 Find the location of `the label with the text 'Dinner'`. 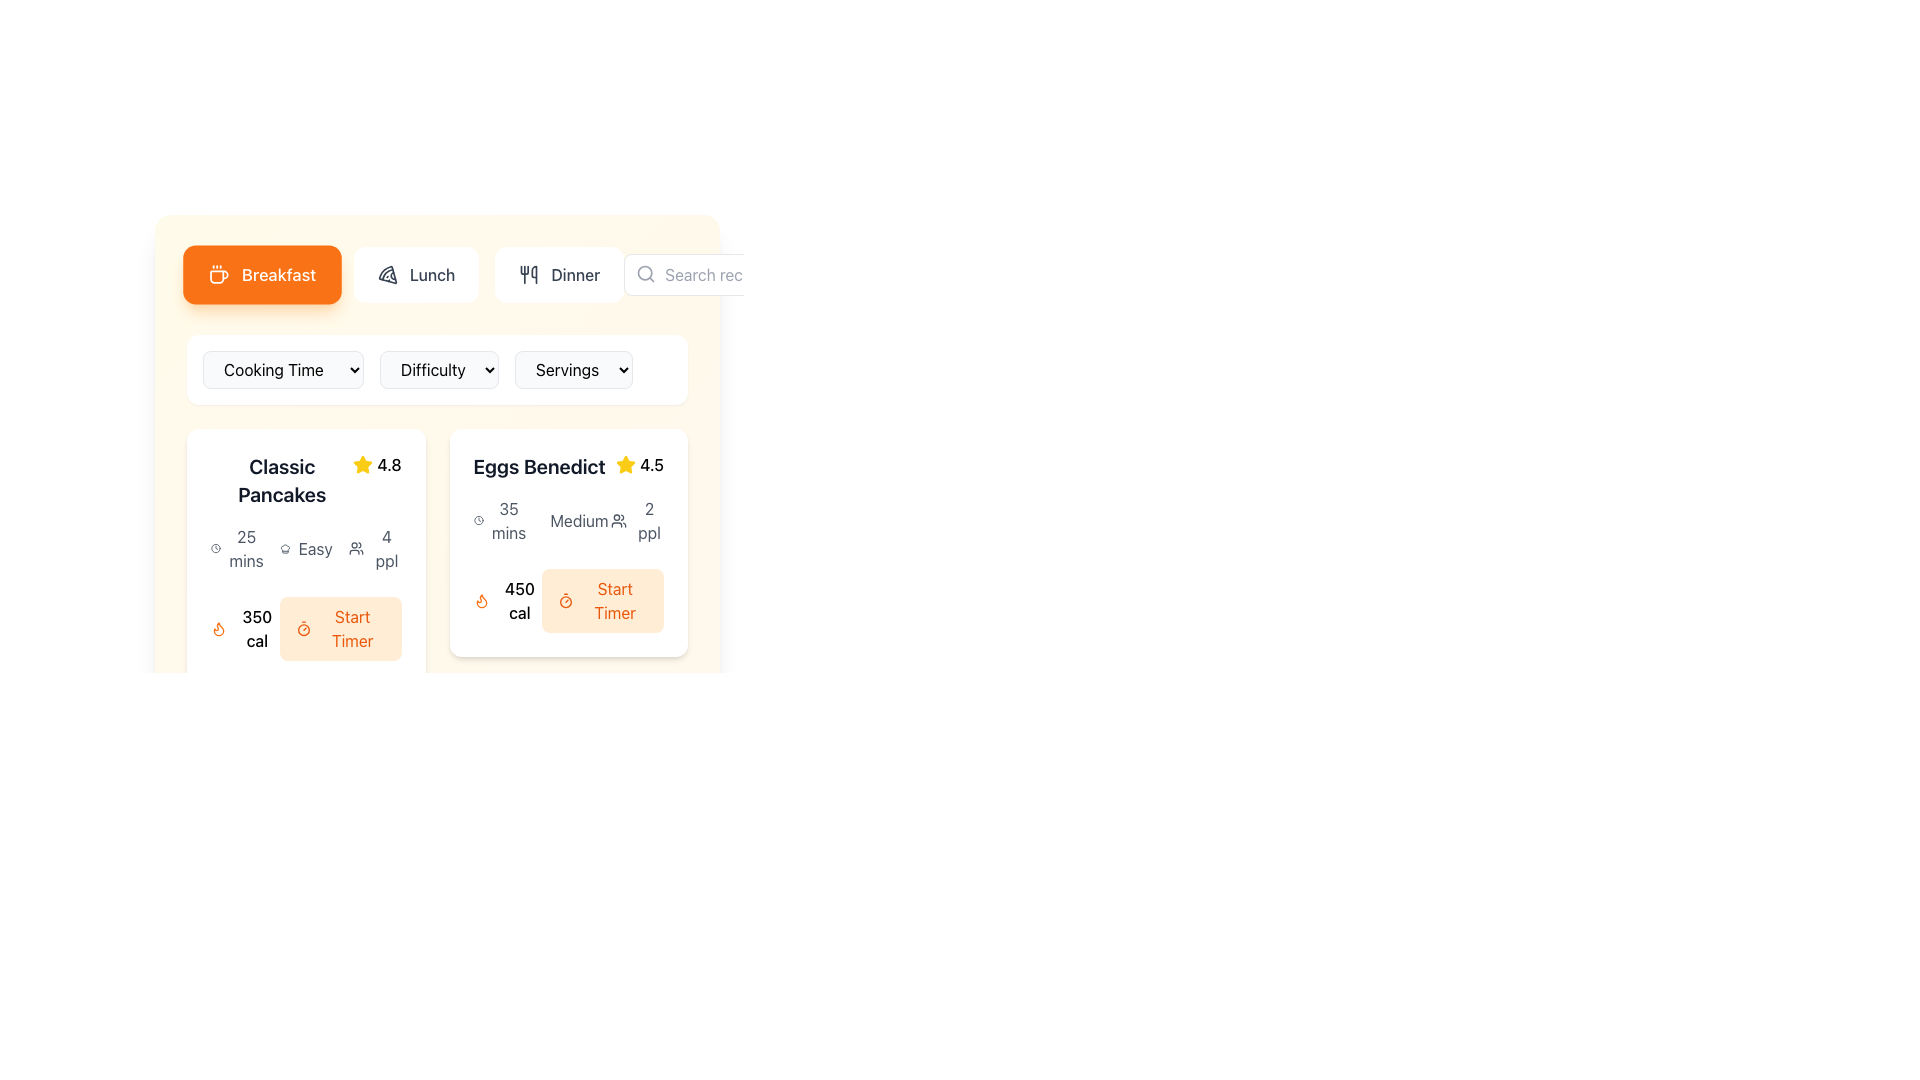

the label with the text 'Dinner' is located at coordinates (574, 274).